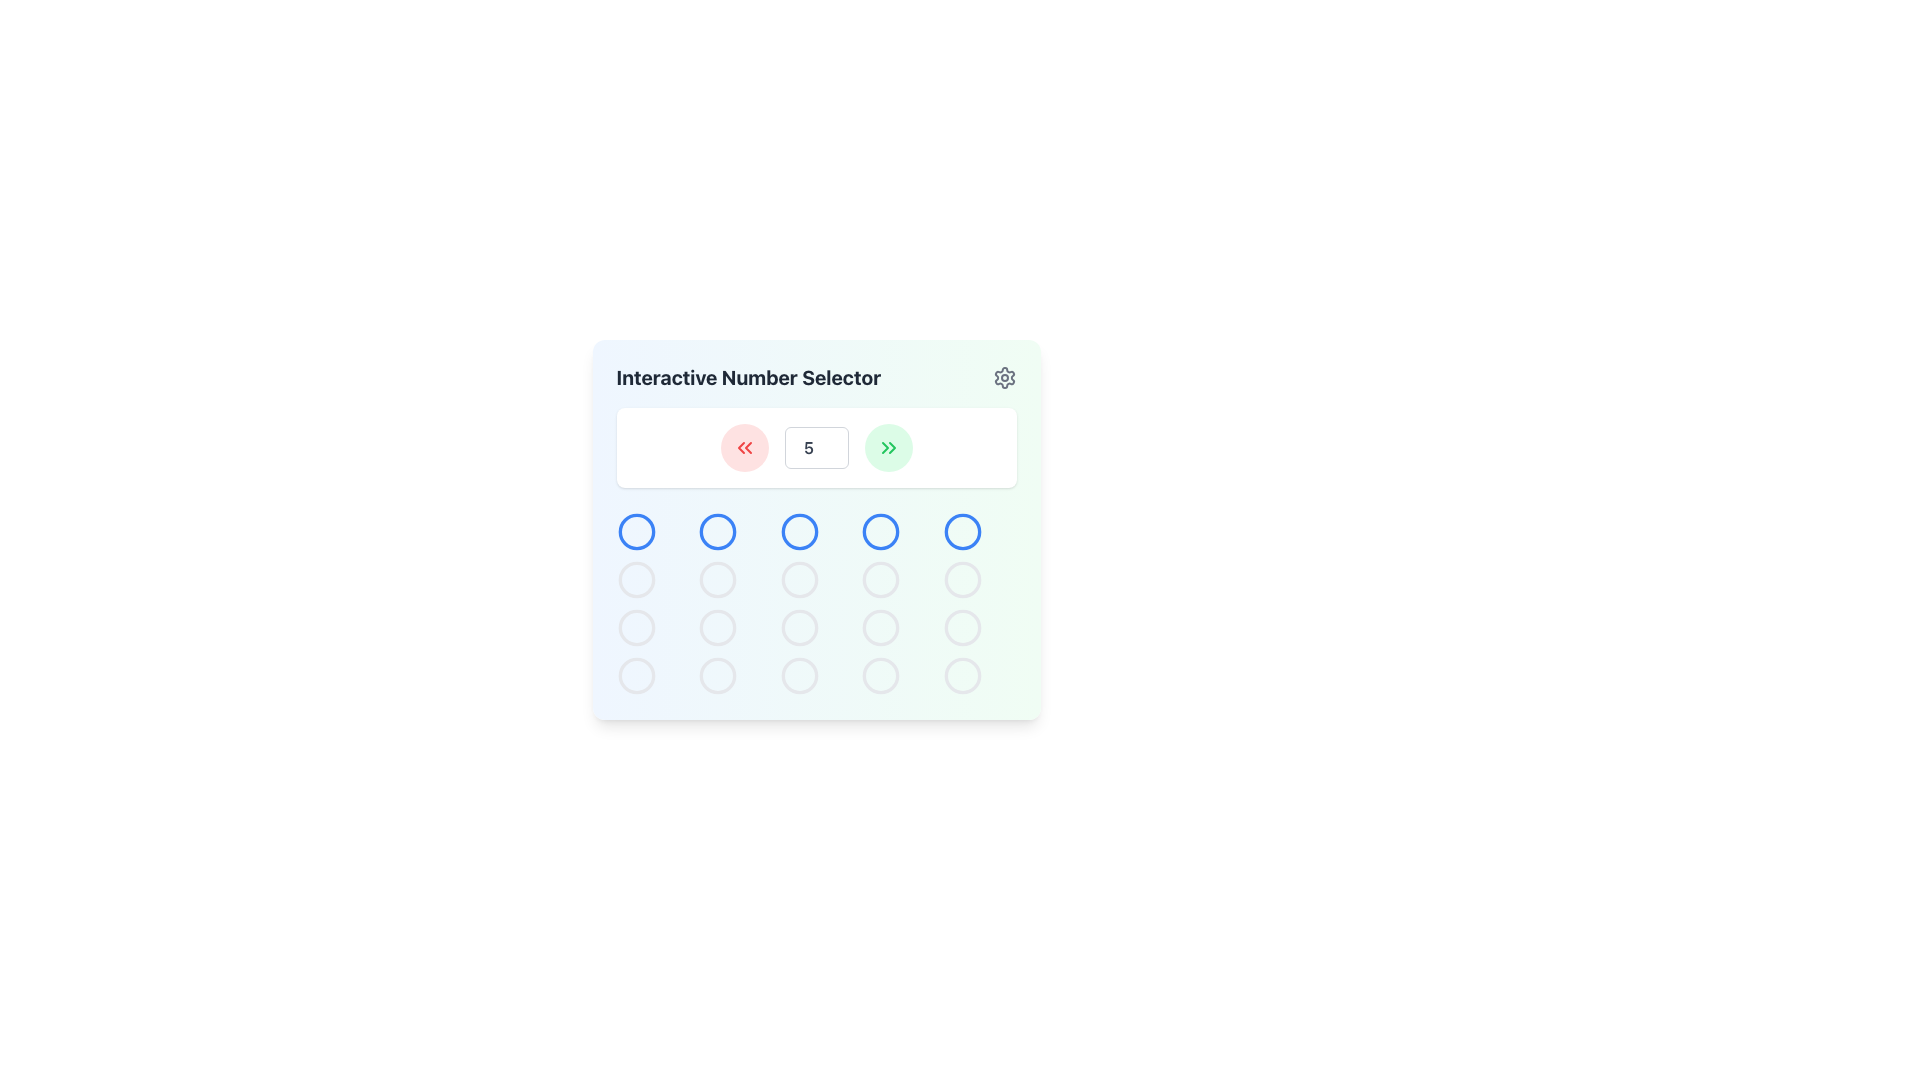  What do you see at coordinates (887, 446) in the screenshot?
I see `the rightward double-chevron button with a green stroke in the Interactive Number Selector` at bounding box center [887, 446].